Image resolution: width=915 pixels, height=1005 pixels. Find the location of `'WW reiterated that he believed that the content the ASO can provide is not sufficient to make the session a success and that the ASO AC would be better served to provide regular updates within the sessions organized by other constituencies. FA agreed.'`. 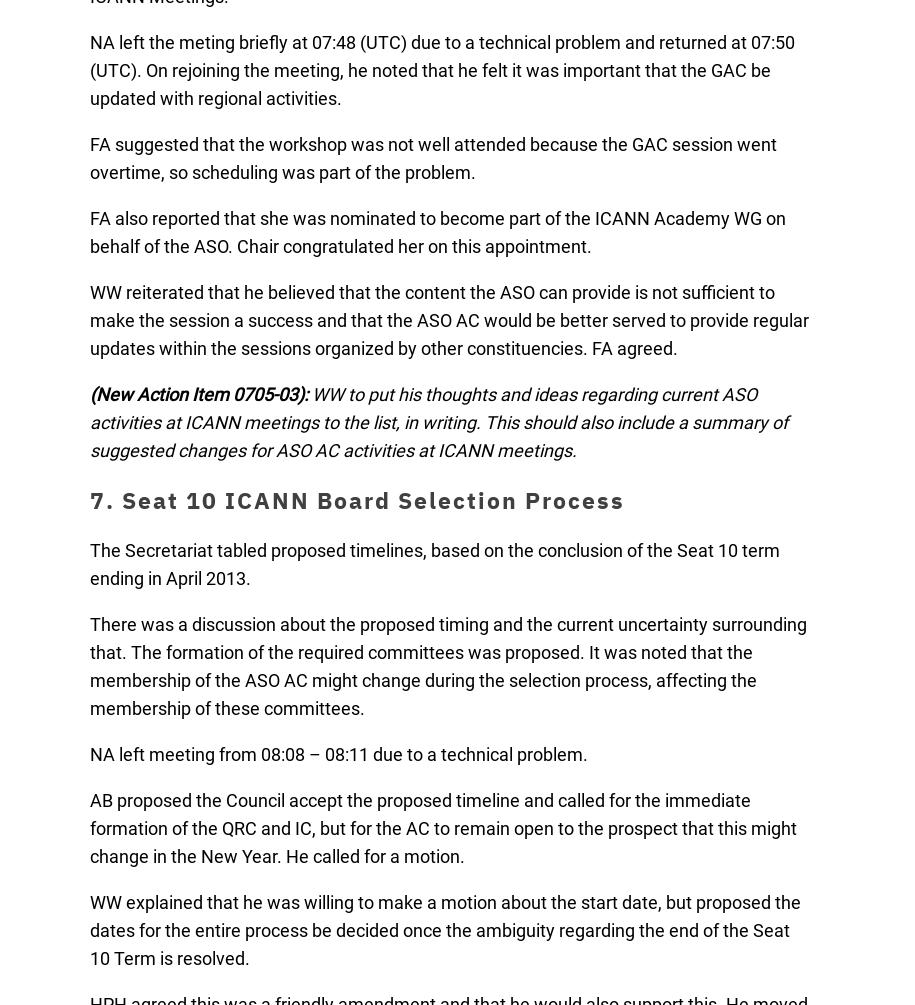

'WW reiterated that he believed that the content the ASO can provide is not sufficient to make the session a success and that the ASO AC would be better served to provide regular updates within the sessions organized by other constituencies. FA agreed.' is located at coordinates (89, 319).